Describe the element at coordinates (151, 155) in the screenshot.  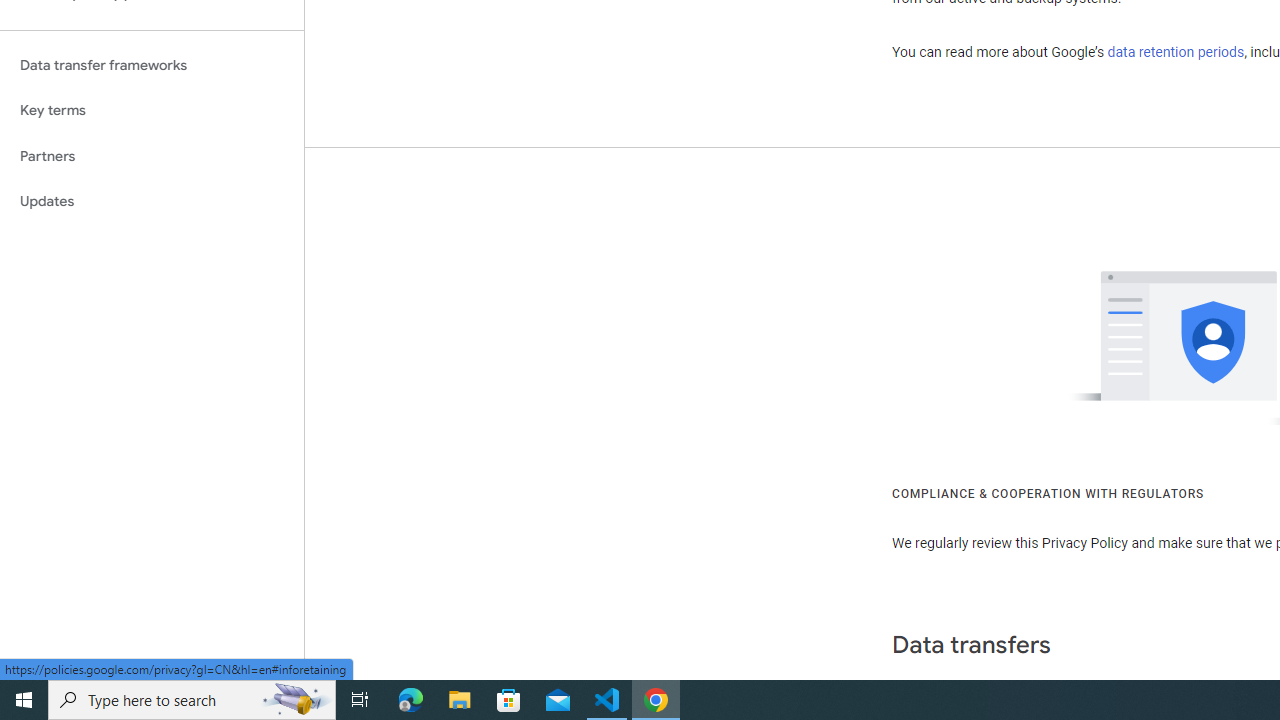
I see `'Partners'` at that location.